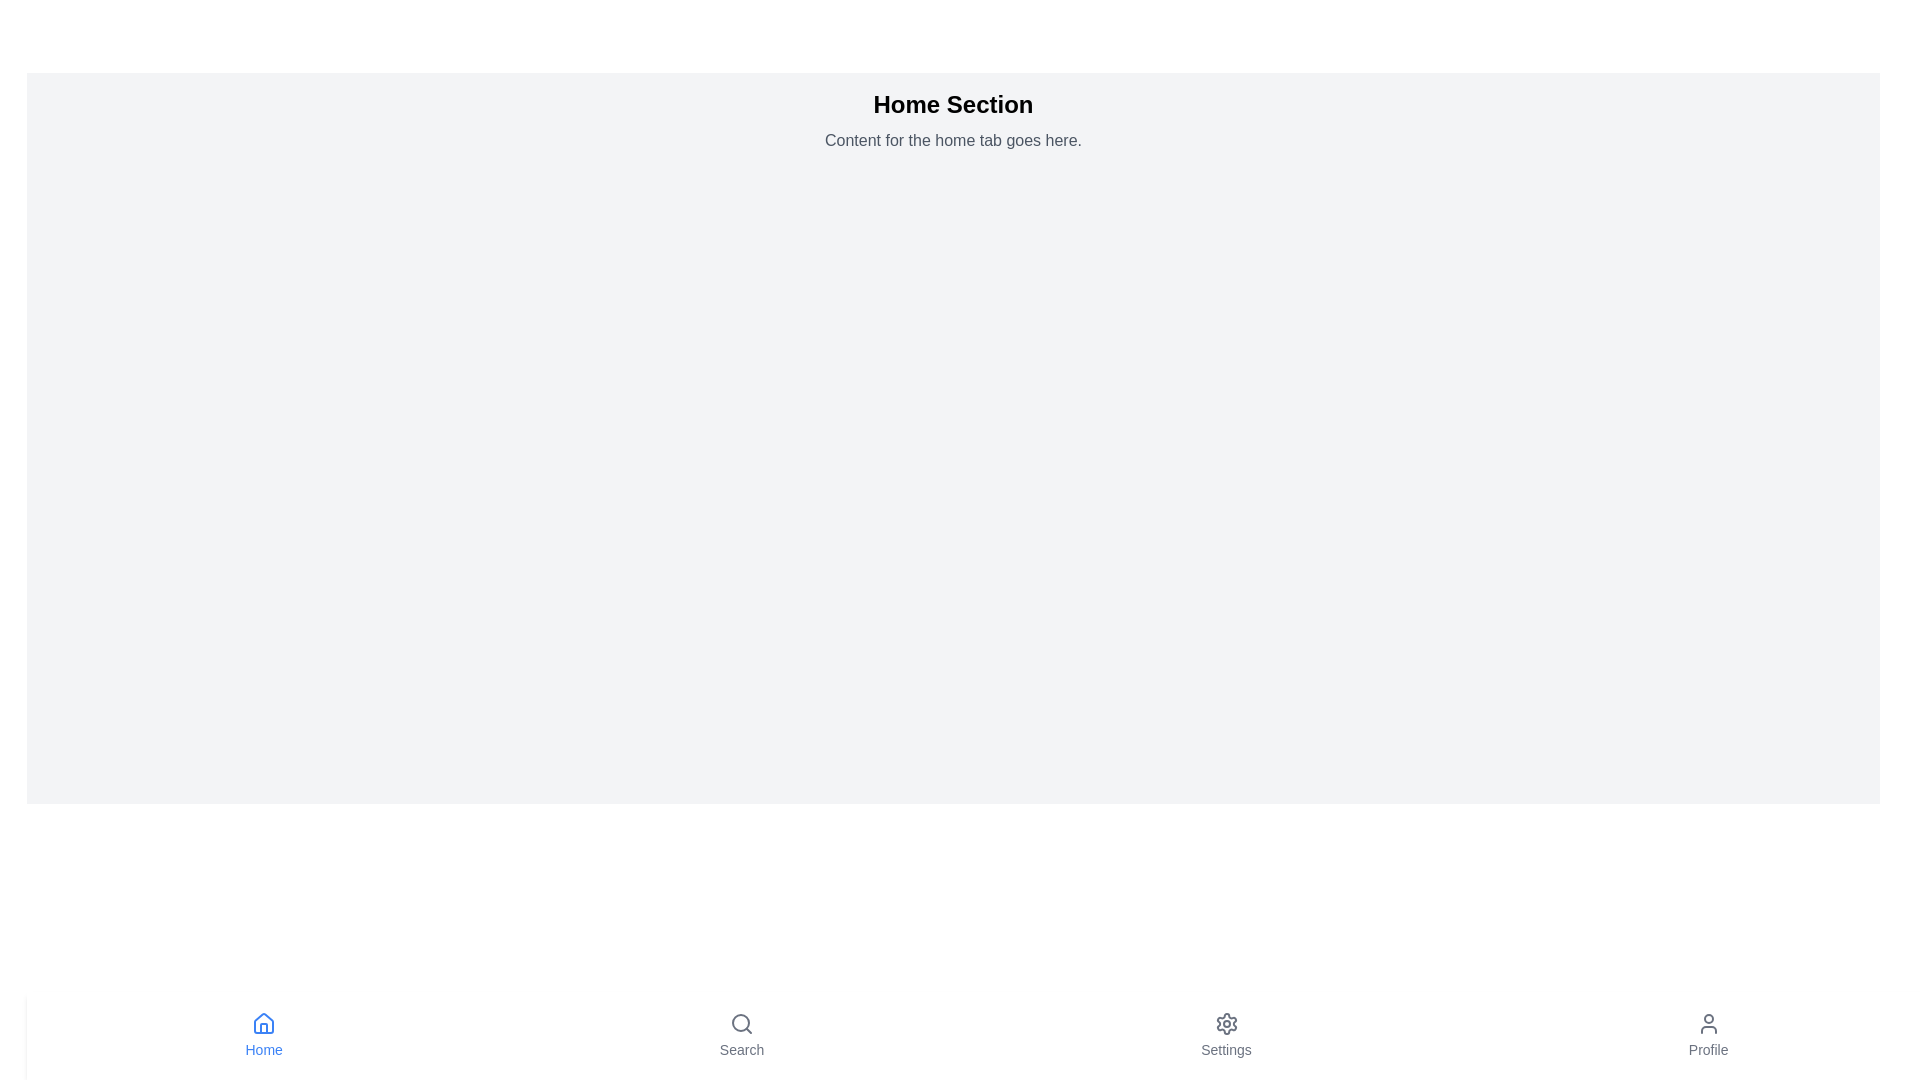  Describe the element at coordinates (952, 140) in the screenshot. I see `the text element that serves as a brief description or content placeholder related to the 'Home Section', positioned immediately below the bold title at the top of the interface` at that location.